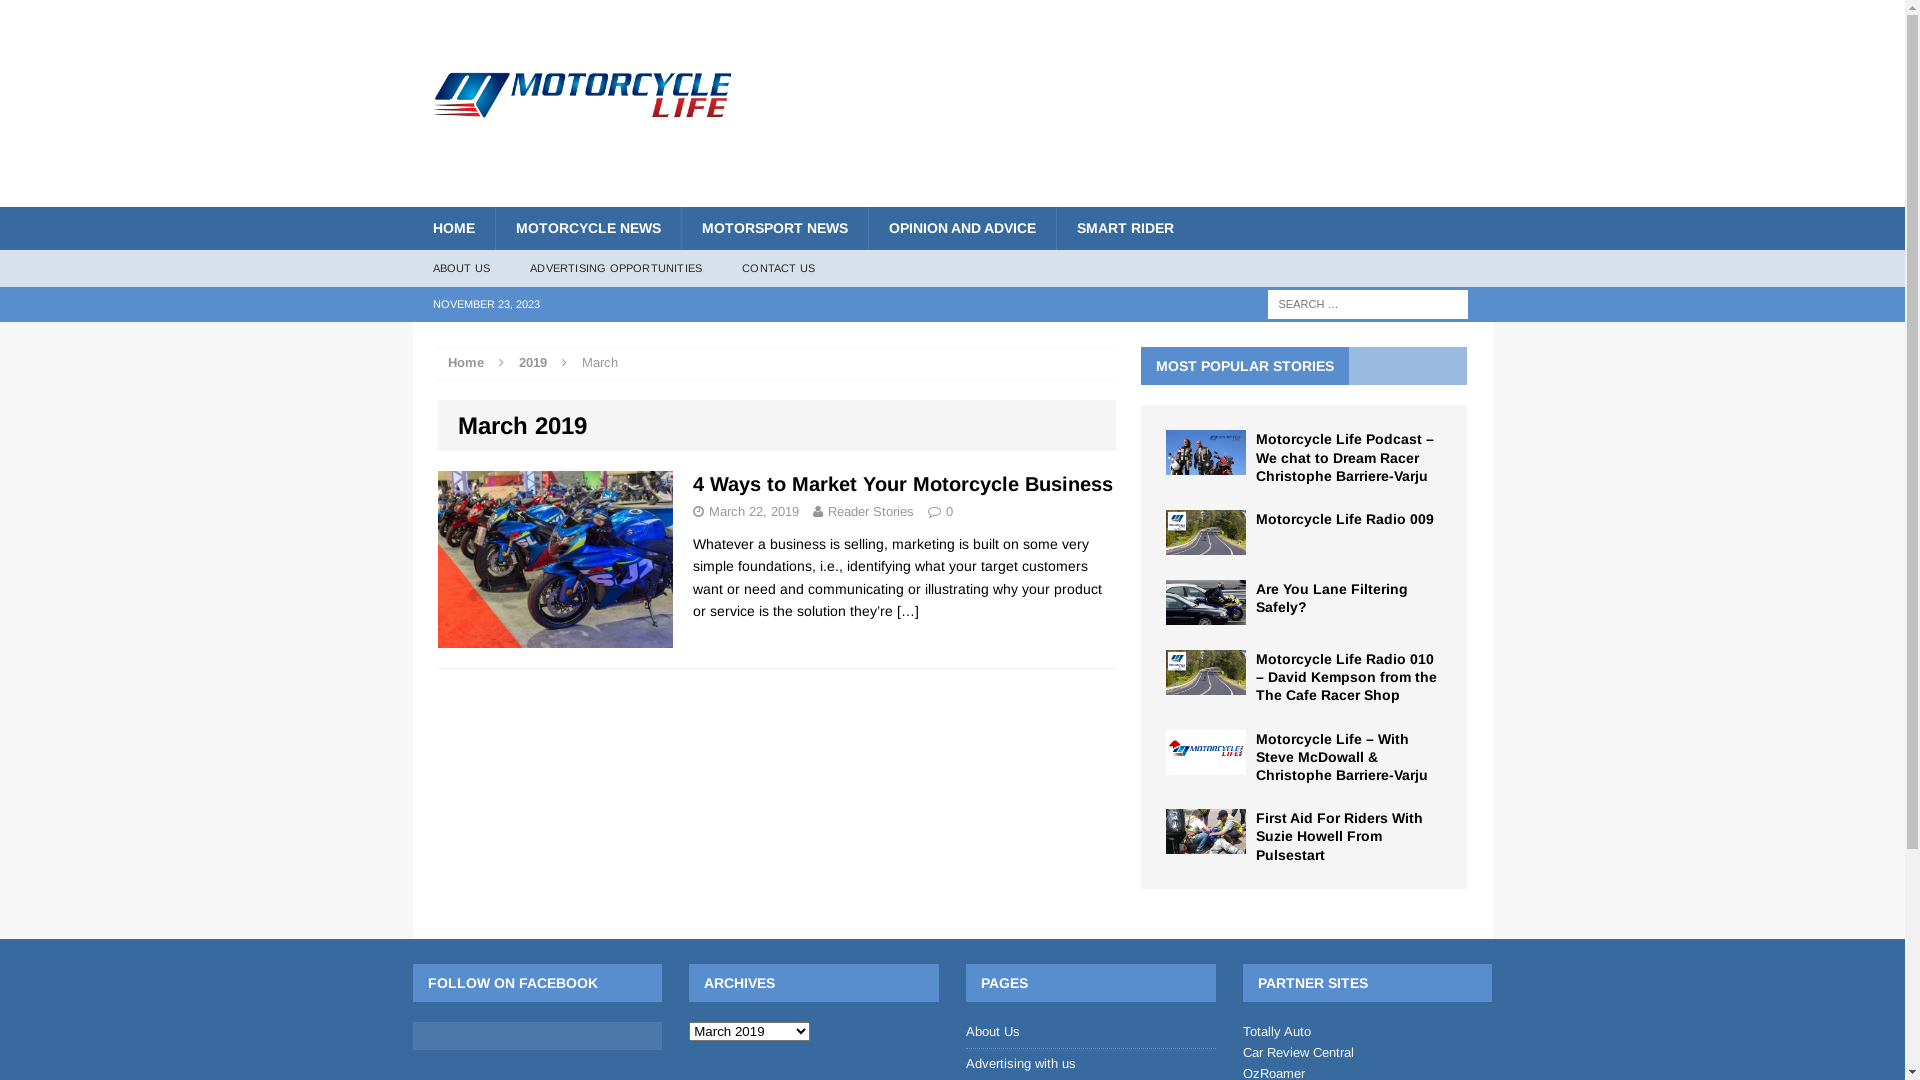 Image resolution: width=1920 pixels, height=1080 pixels. Describe the element at coordinates (1255, 836) in the screenshot. I see `'First Aid For Riders With Suzie Howell From Pulsestart'` at that location.